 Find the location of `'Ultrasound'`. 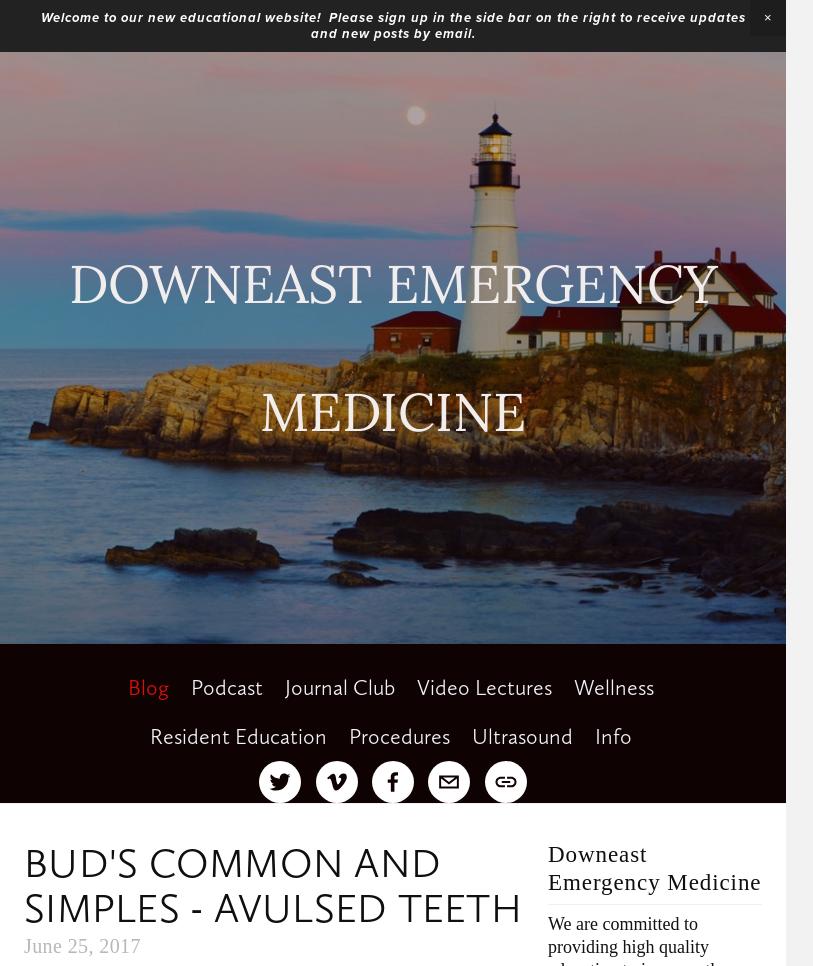

'Ultrasound' is located at coordinates (521, 735).